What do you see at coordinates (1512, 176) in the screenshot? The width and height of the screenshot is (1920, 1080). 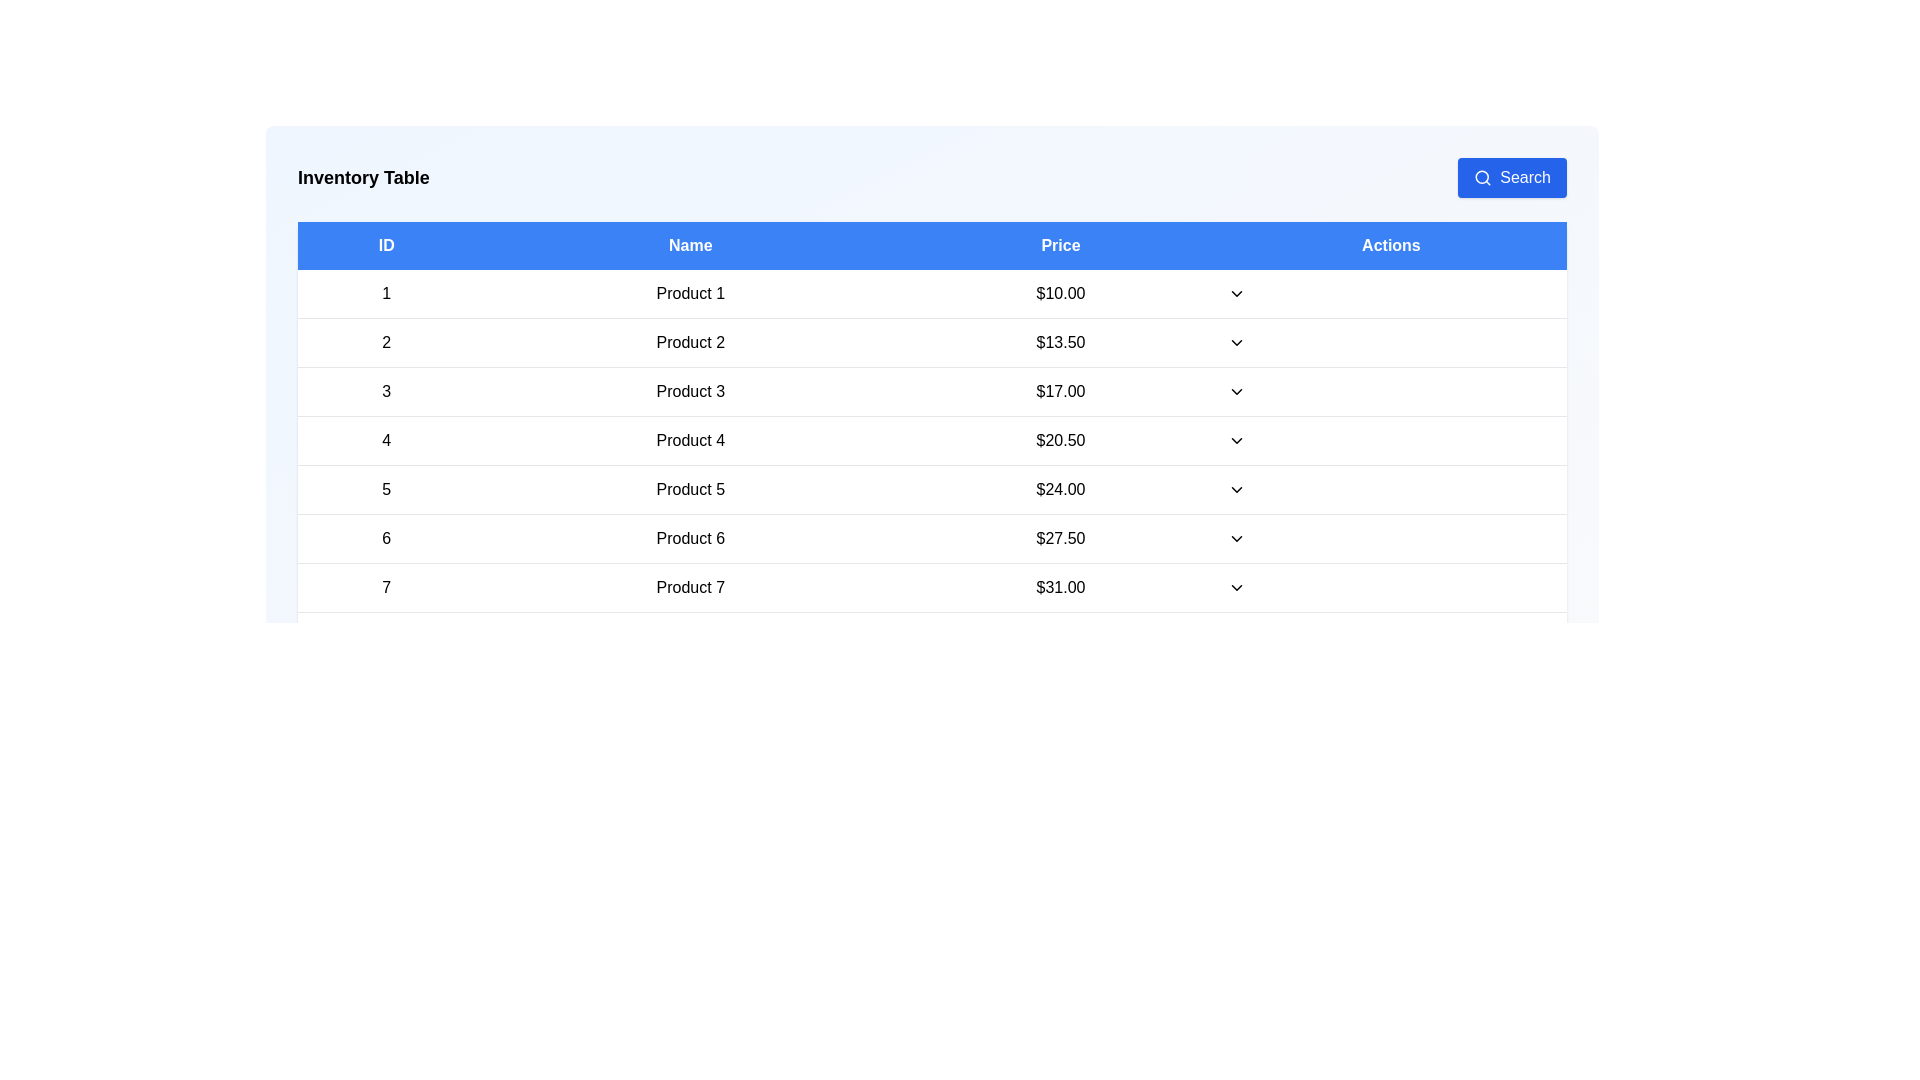 I see `the search button to initiate the search functionality` at bounding box center [1512, 176].